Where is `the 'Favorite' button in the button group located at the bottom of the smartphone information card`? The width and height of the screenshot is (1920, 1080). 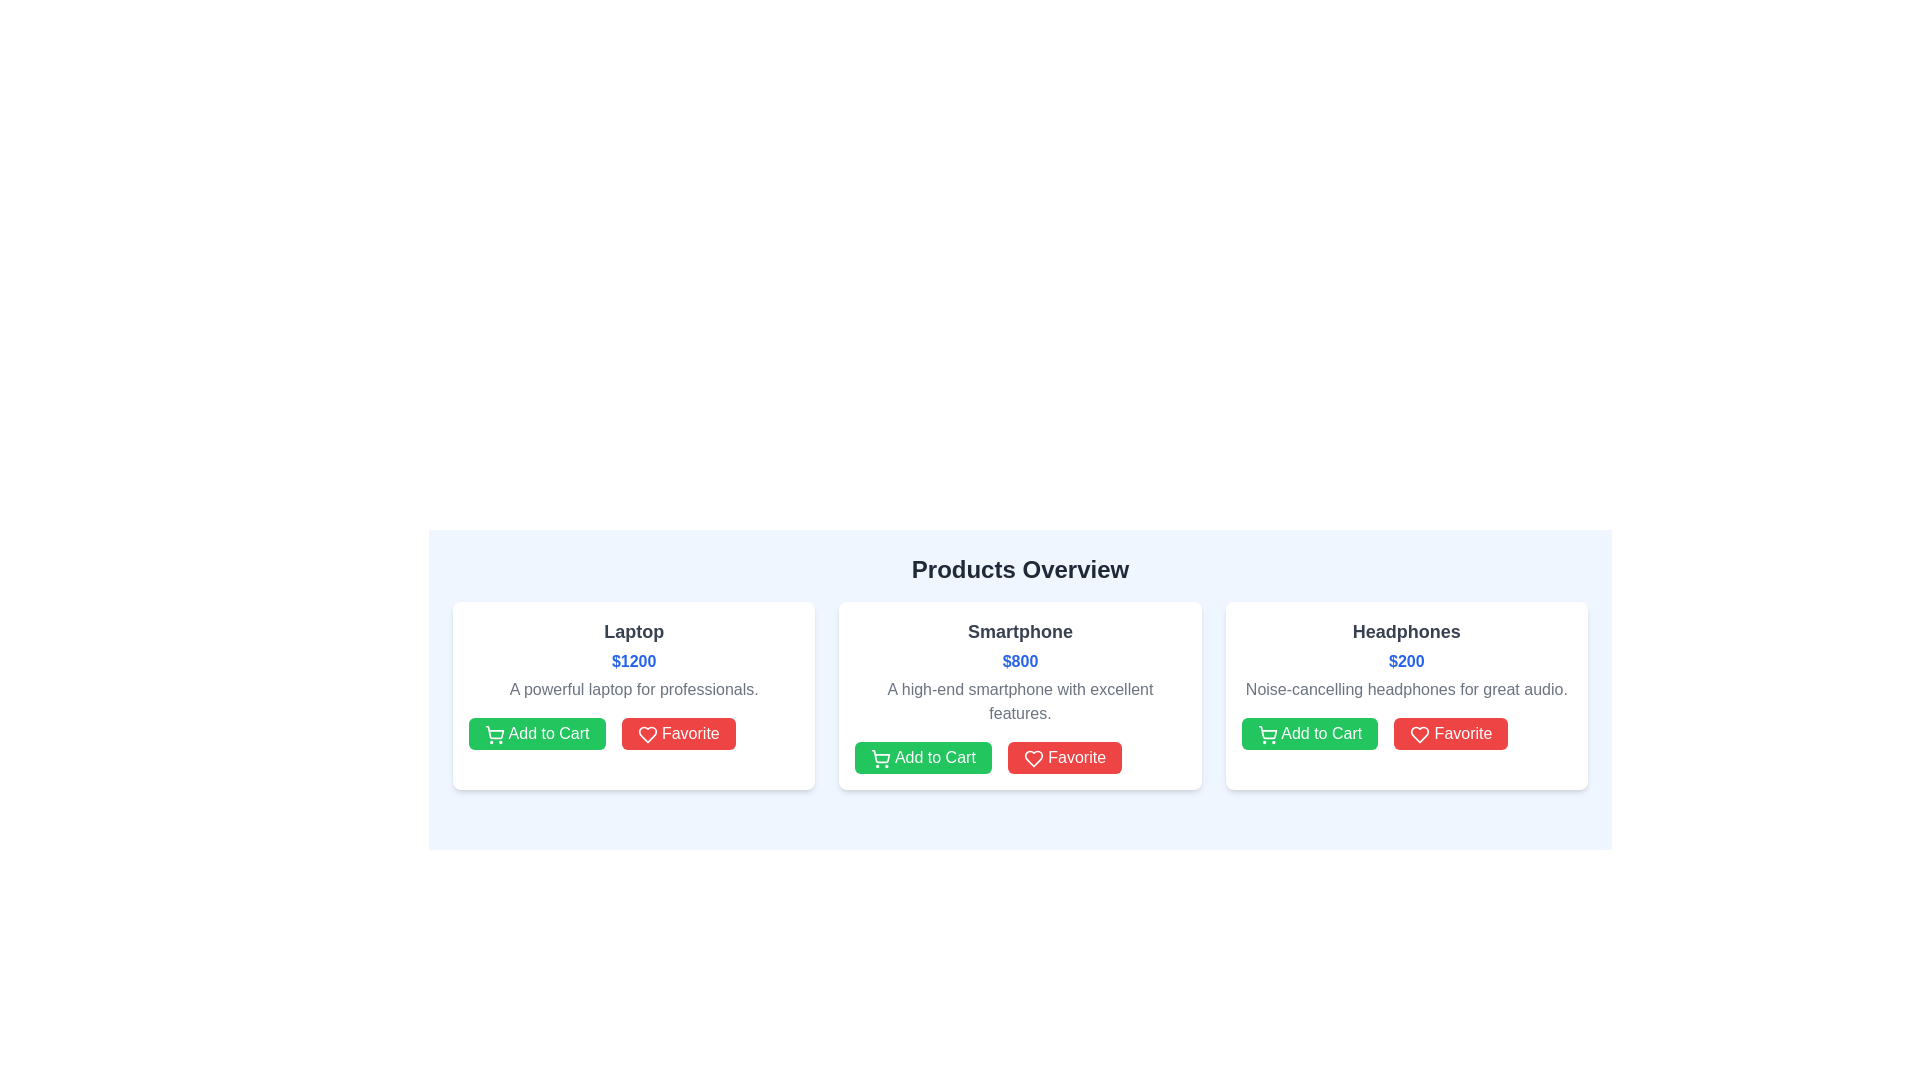
the 'Favorite' button in the button group located at the bottom of the smartphone information card is located at coordinates (1019, 758).